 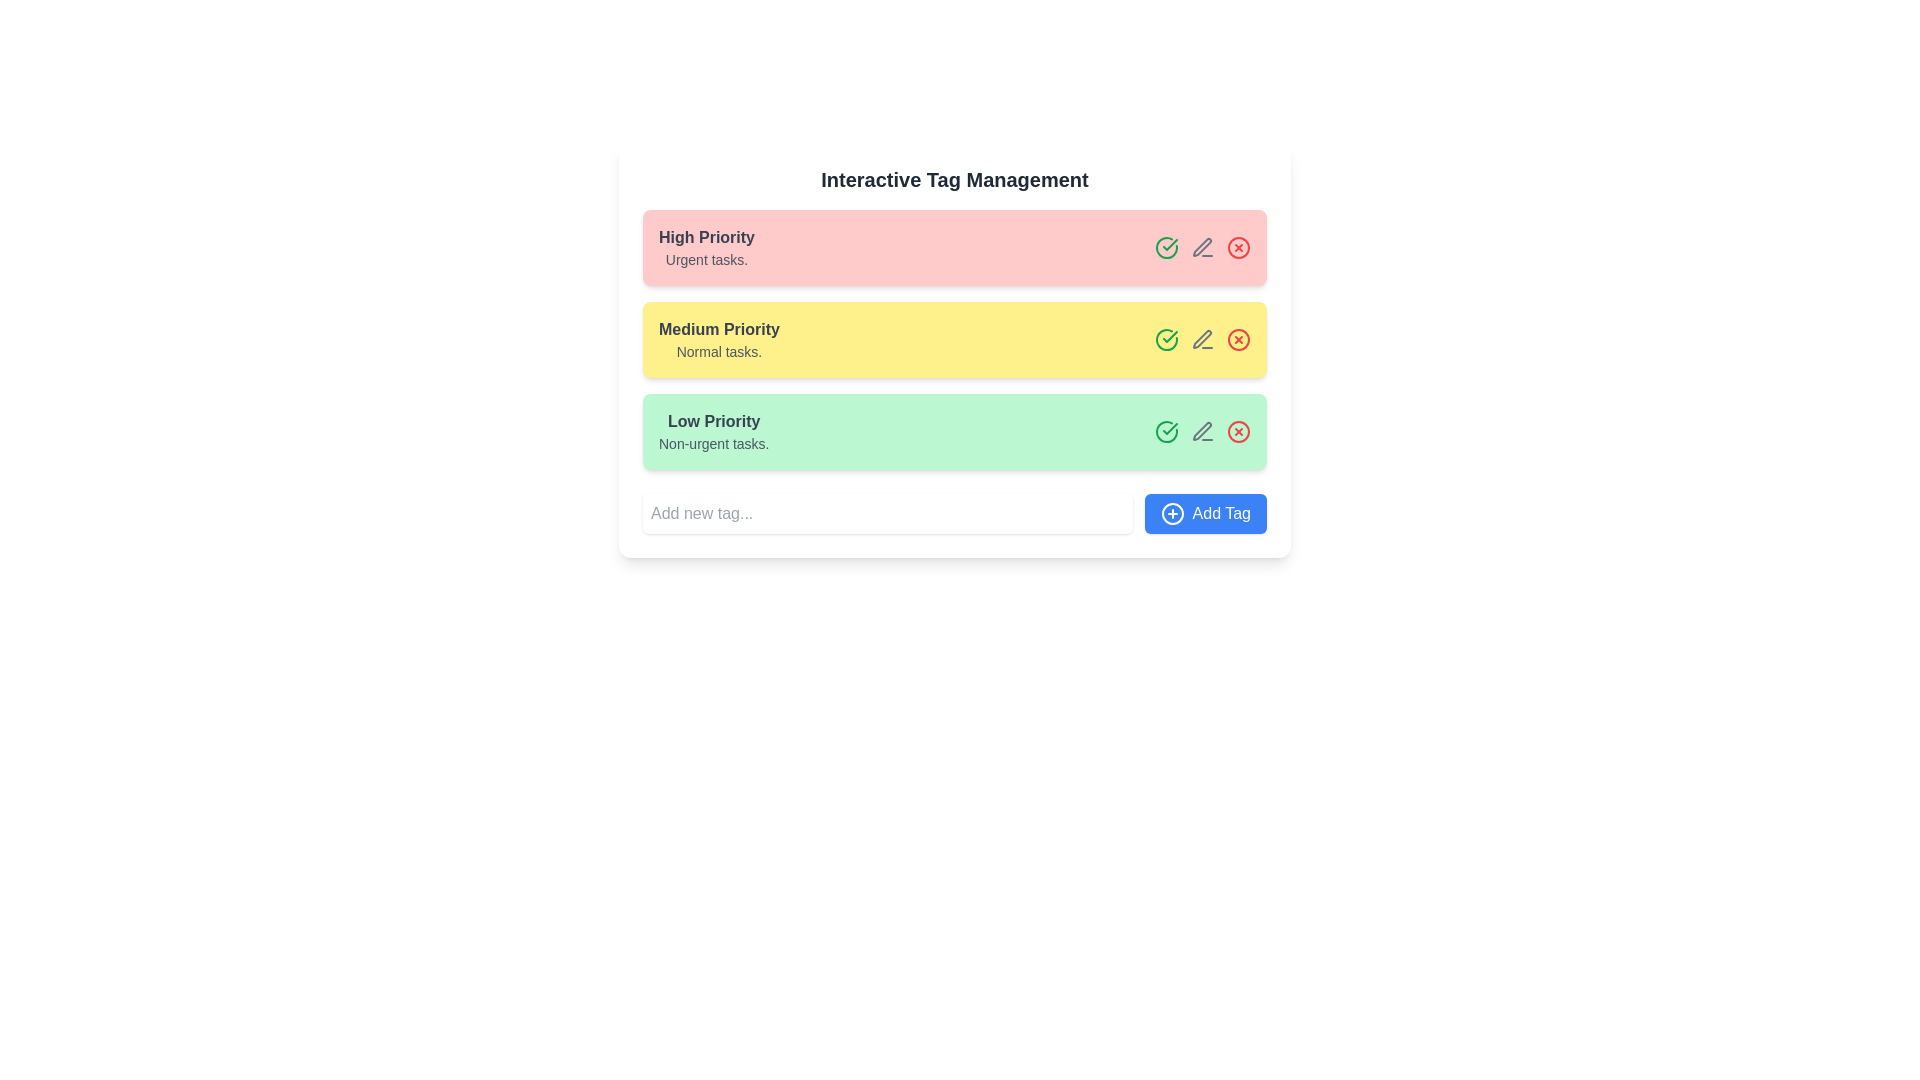 What do you see at coordinates (1166, 431) in the screenshot?
I see `the confirm button located to the right of the 'Low Priority' label in the green section of the task list to approve the respective task` at bounding box center [1166, 431].